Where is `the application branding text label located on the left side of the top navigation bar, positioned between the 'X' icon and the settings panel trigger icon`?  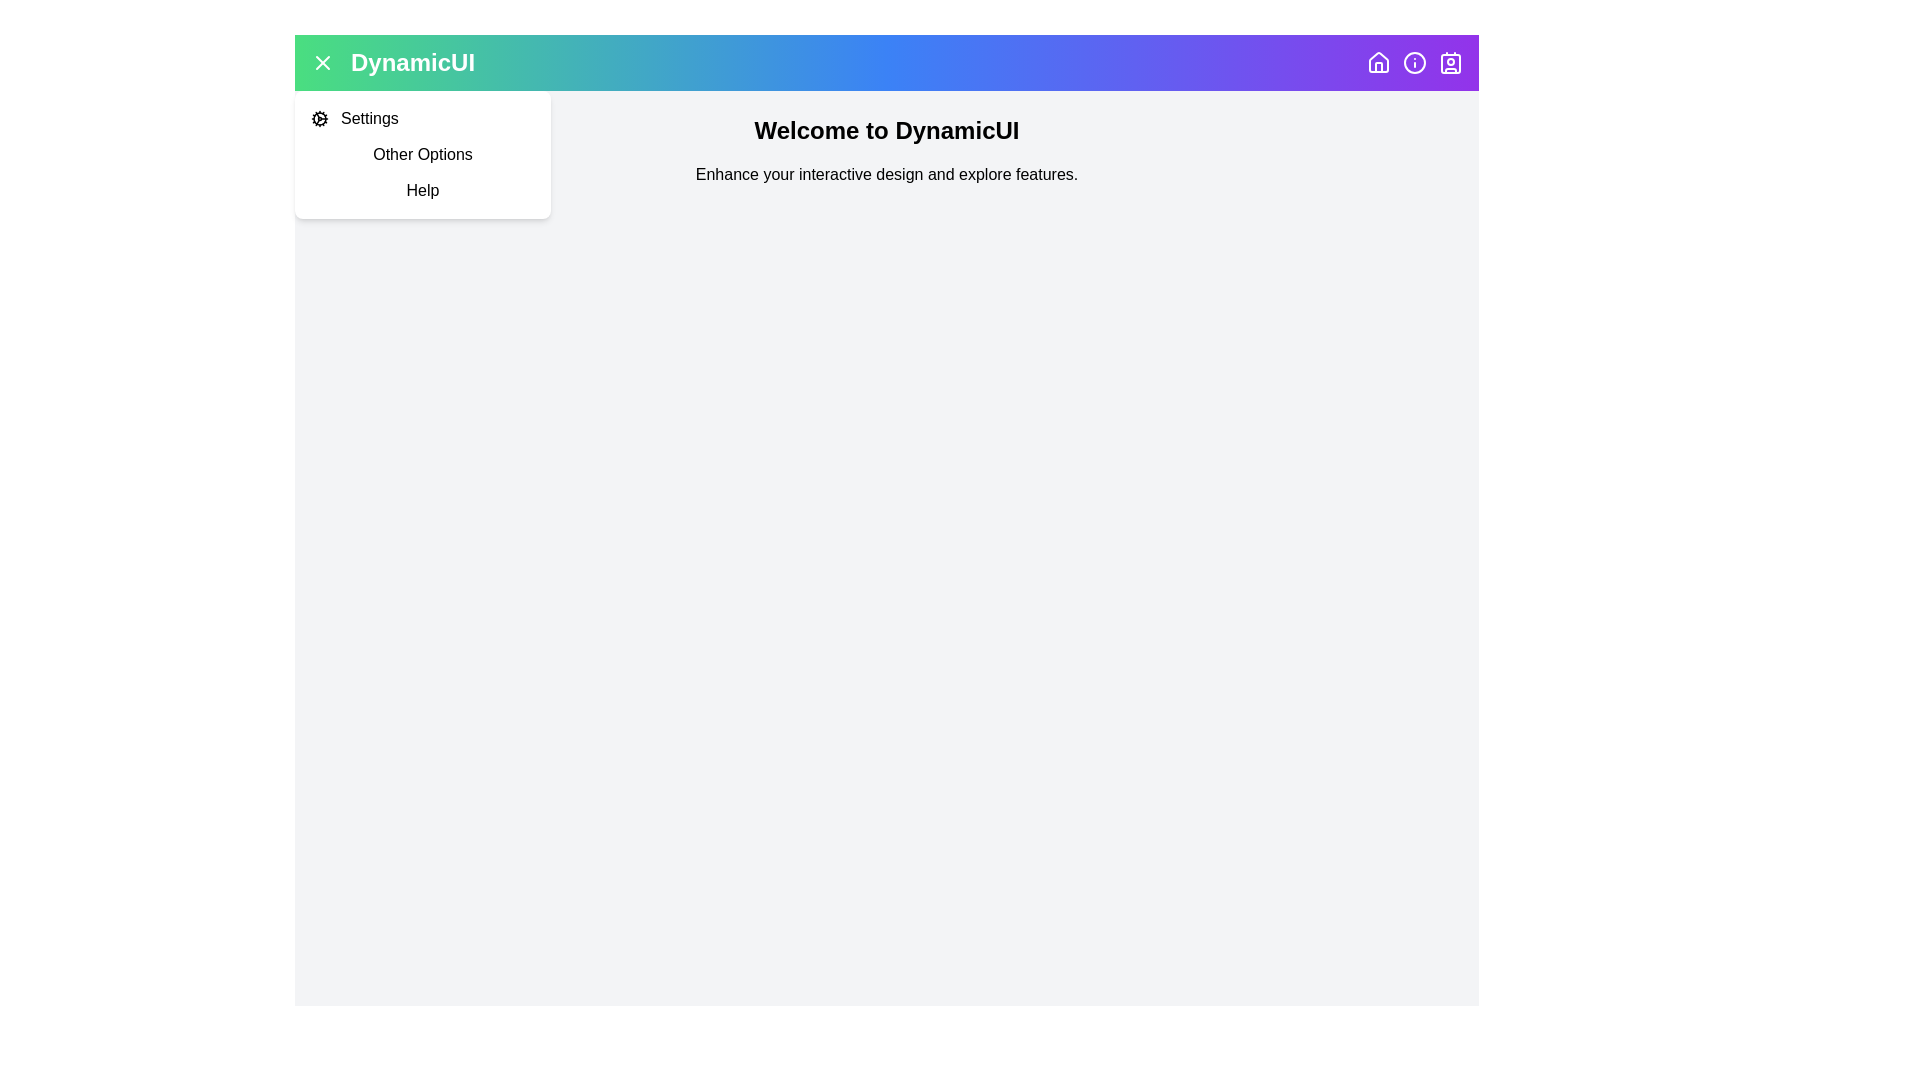
the application branding text label located on the left side of the top navigation bar, positioned between the 'X' icon and the settings panel trigger icon is located at coordinates (411, 61).